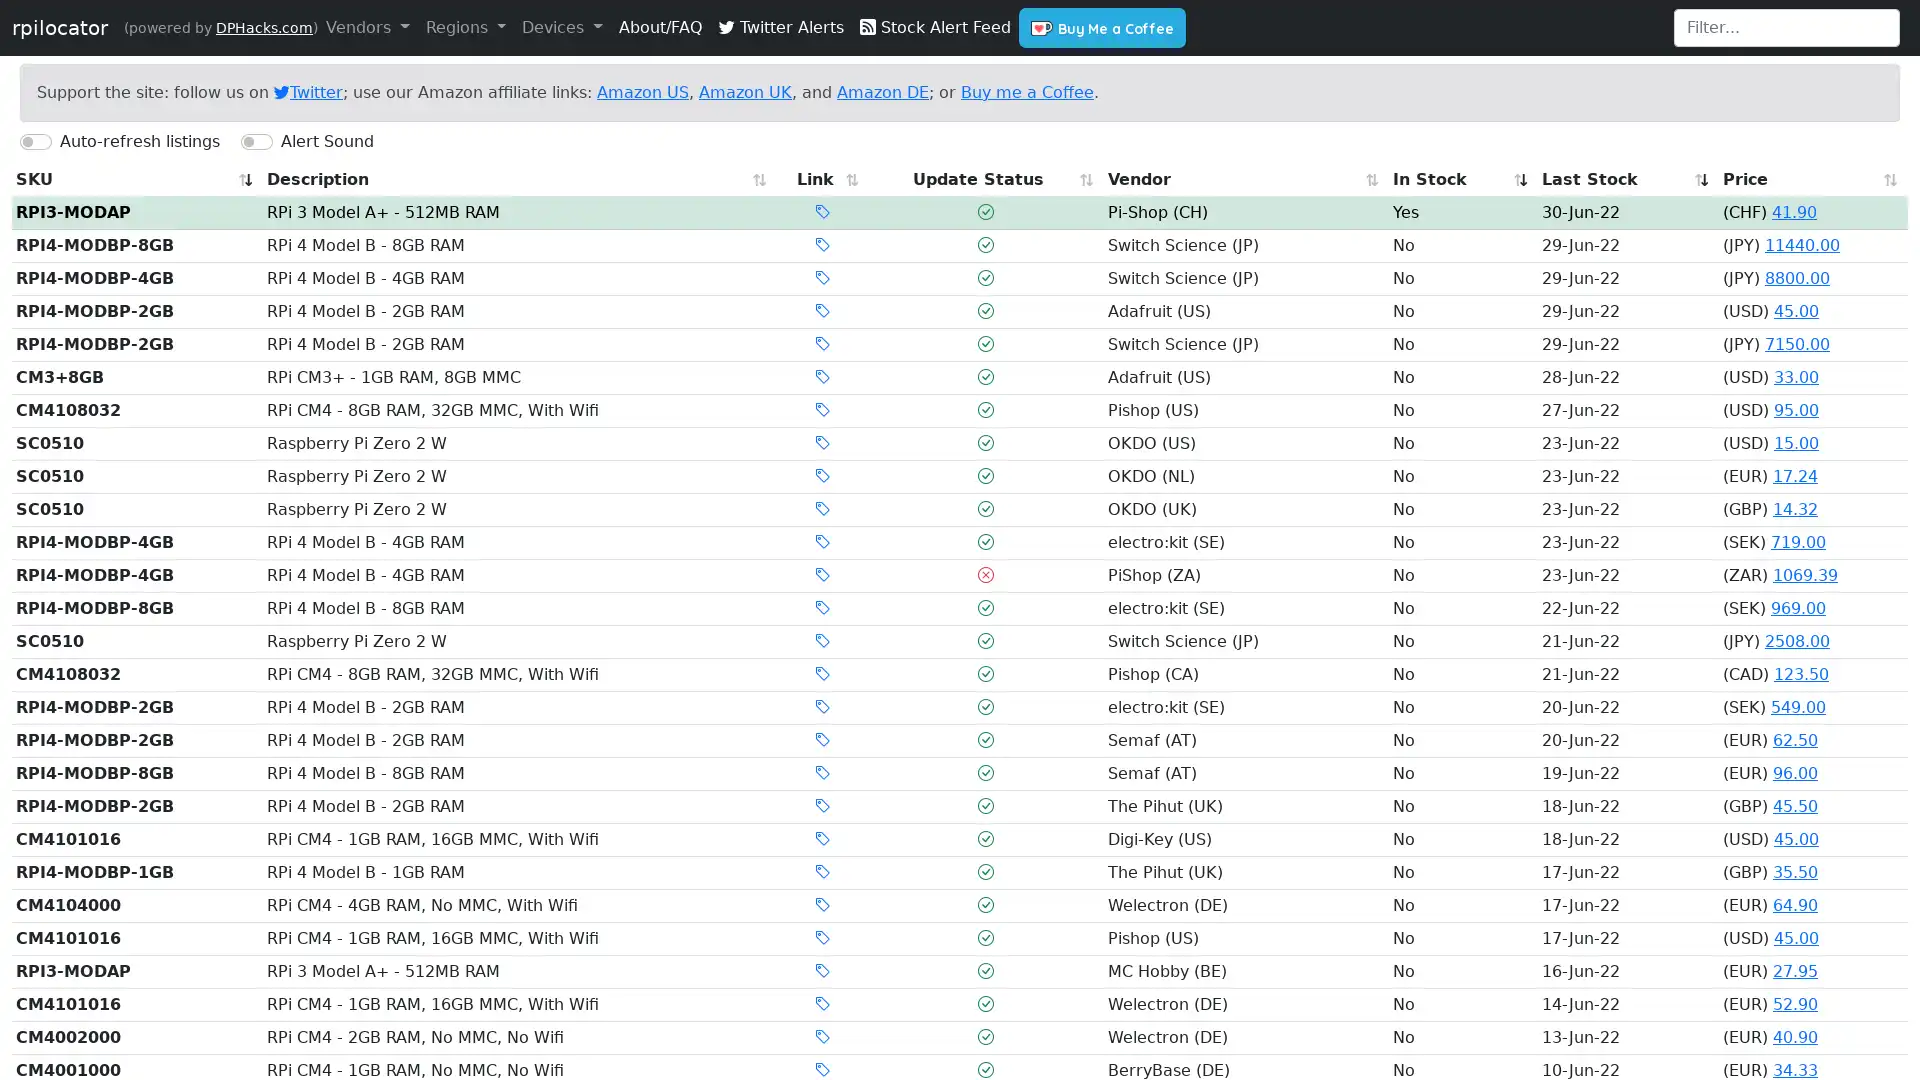  Describe the element at coordinates (561, 27) in the screenshot. I see `Devices` at that location.